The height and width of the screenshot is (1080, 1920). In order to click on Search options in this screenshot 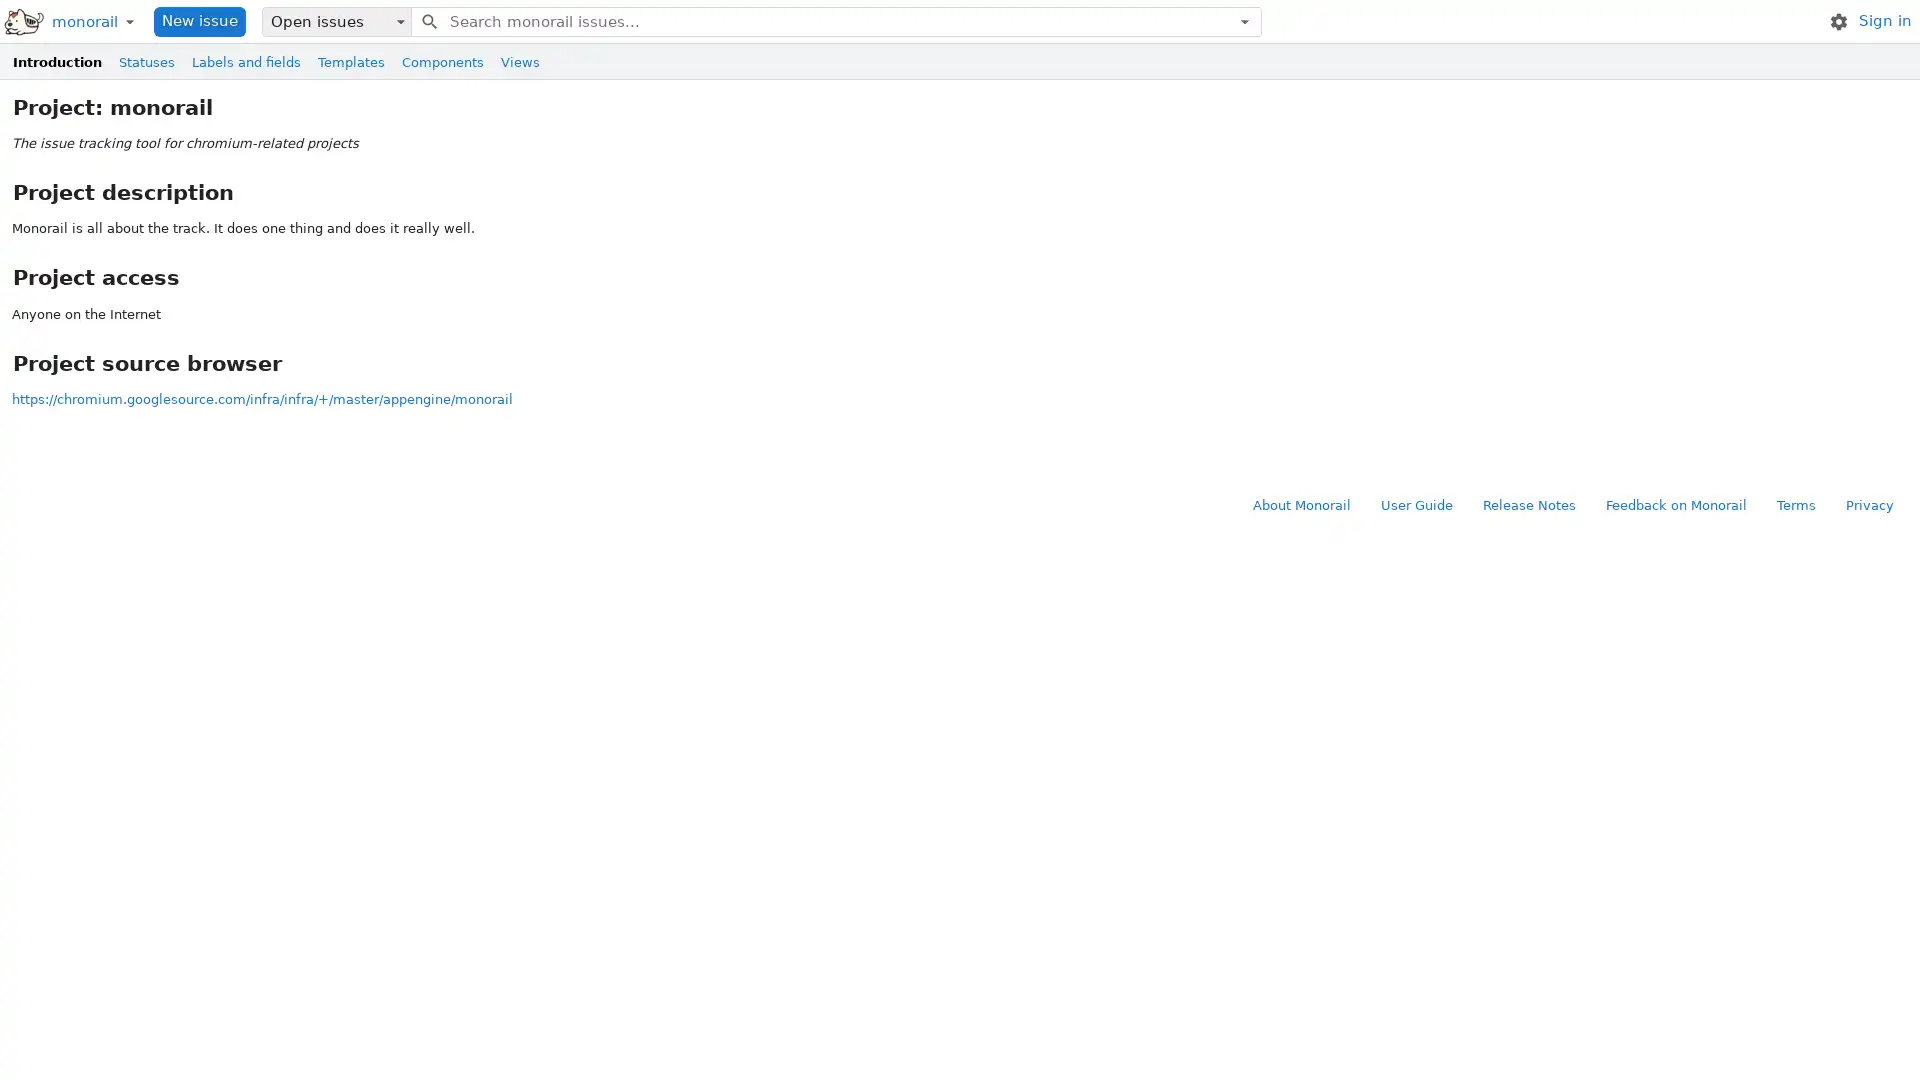, I will do `click(1243, 20)`.